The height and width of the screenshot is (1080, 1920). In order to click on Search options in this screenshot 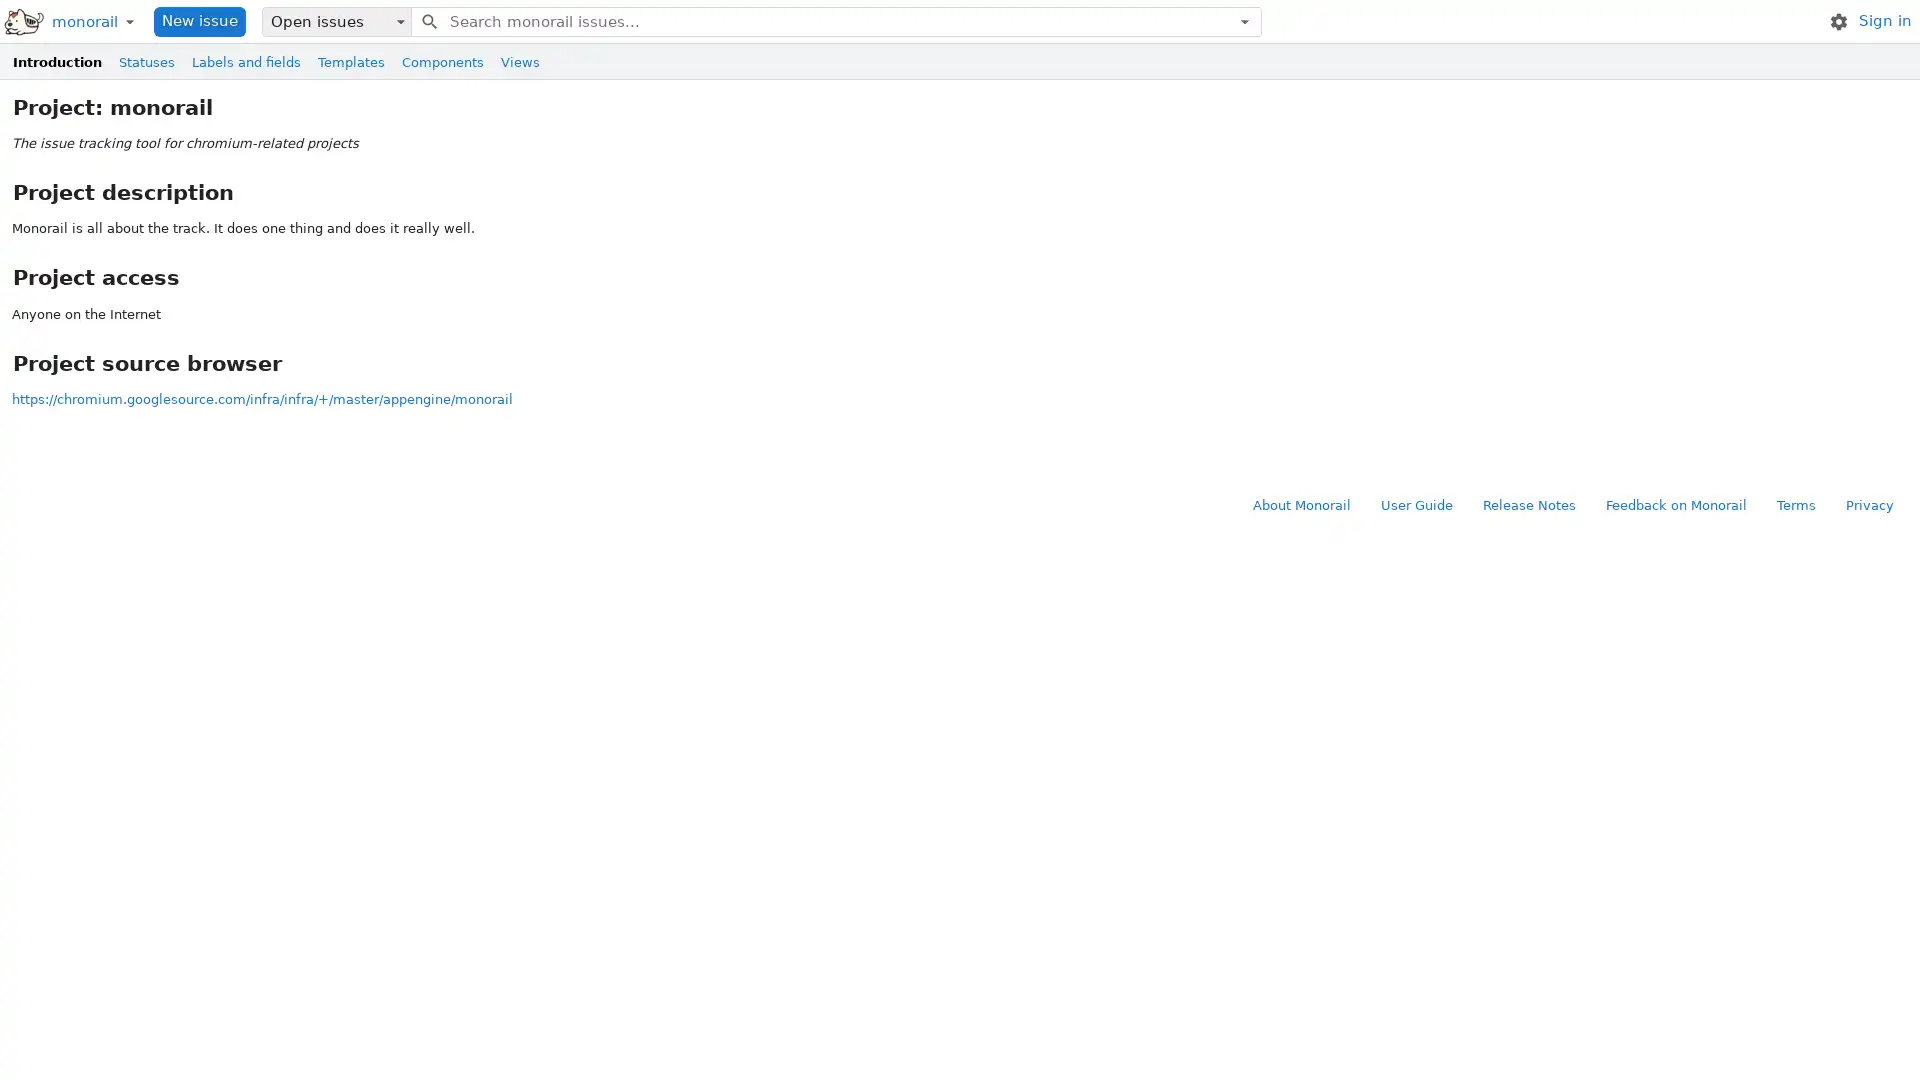, I will do `click(1243, 20)`.